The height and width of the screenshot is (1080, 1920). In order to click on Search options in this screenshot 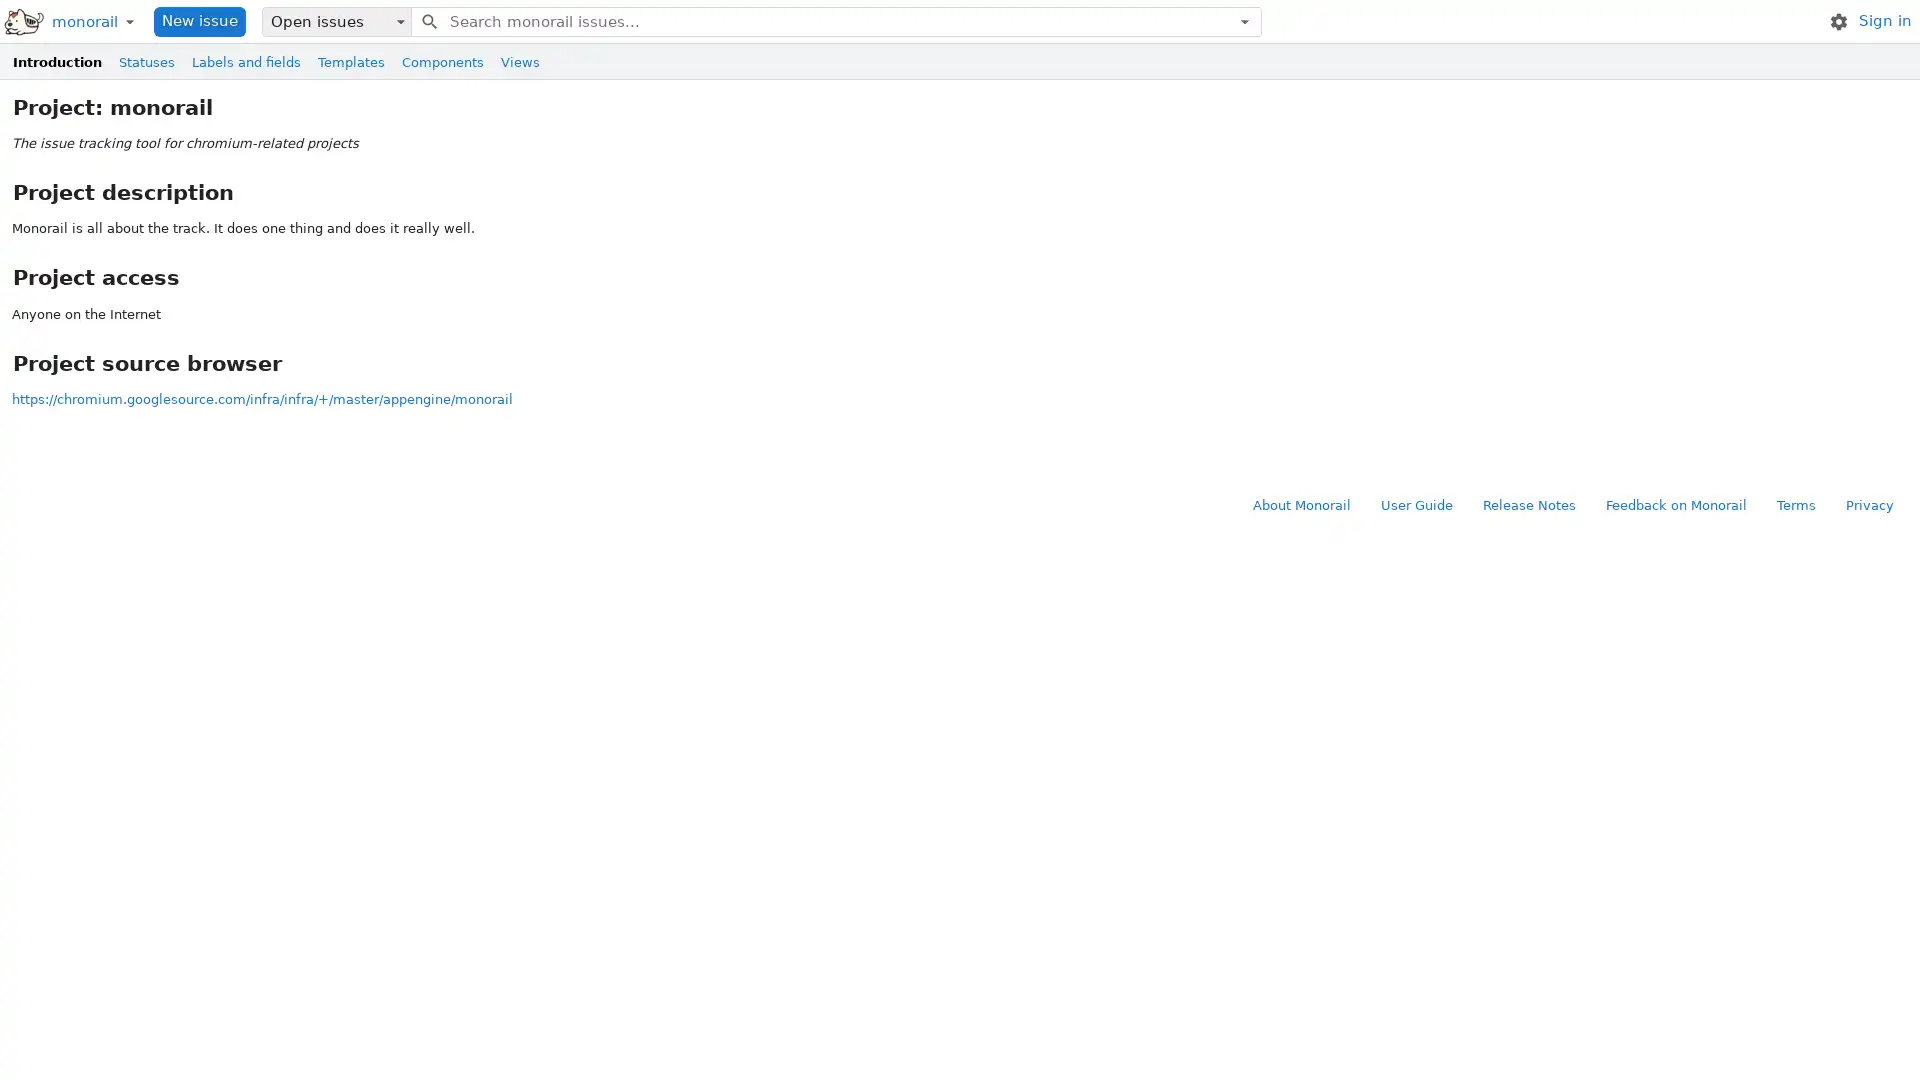, I will do `click(1243, 20)`.